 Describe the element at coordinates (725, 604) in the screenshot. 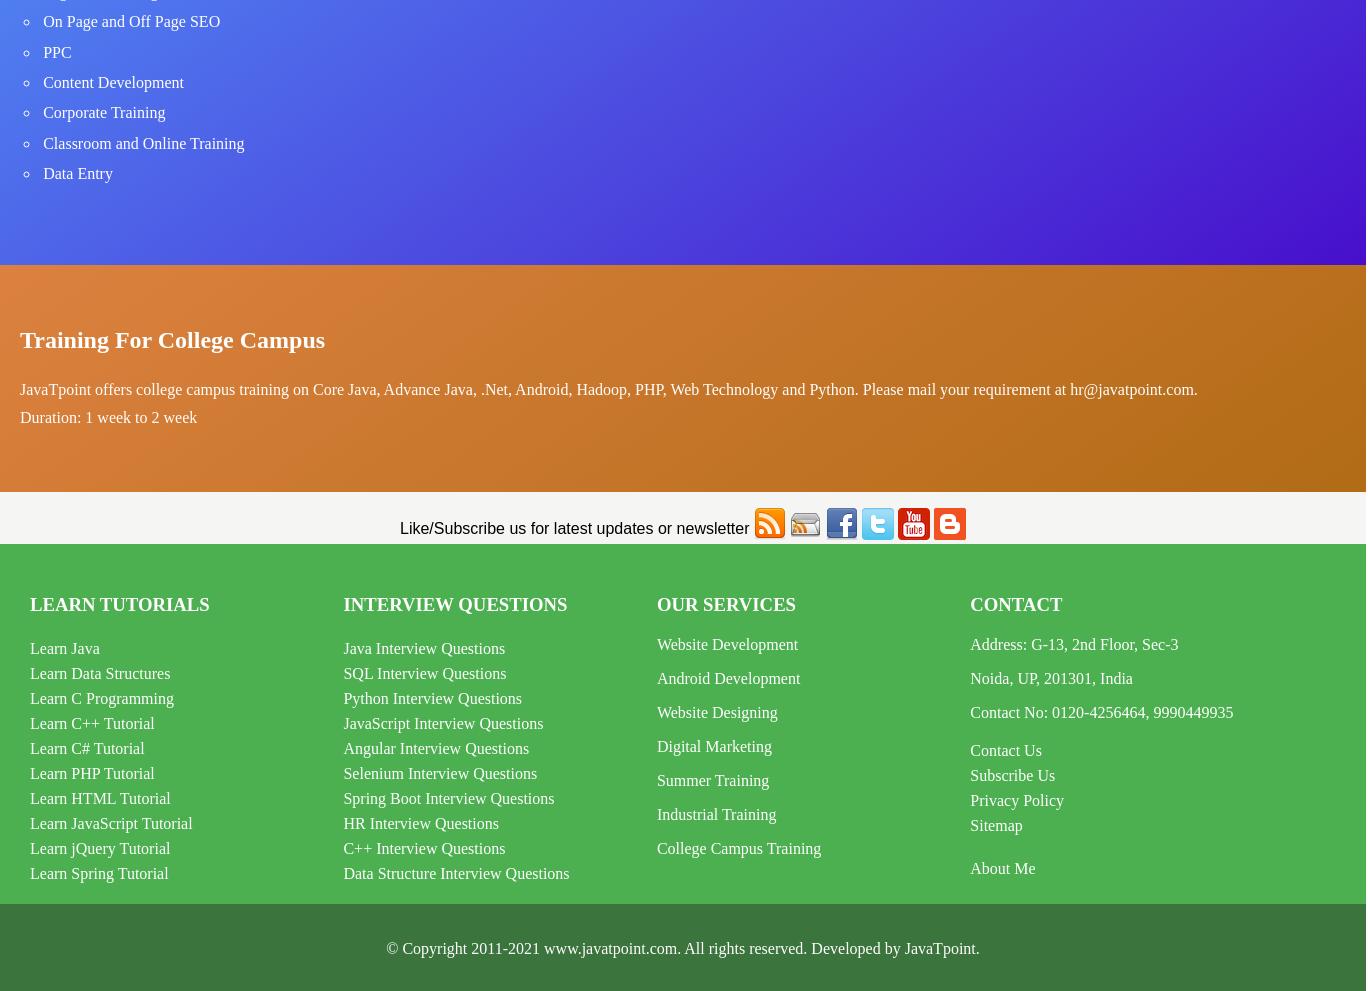

I see `'Our Services'` at that location.